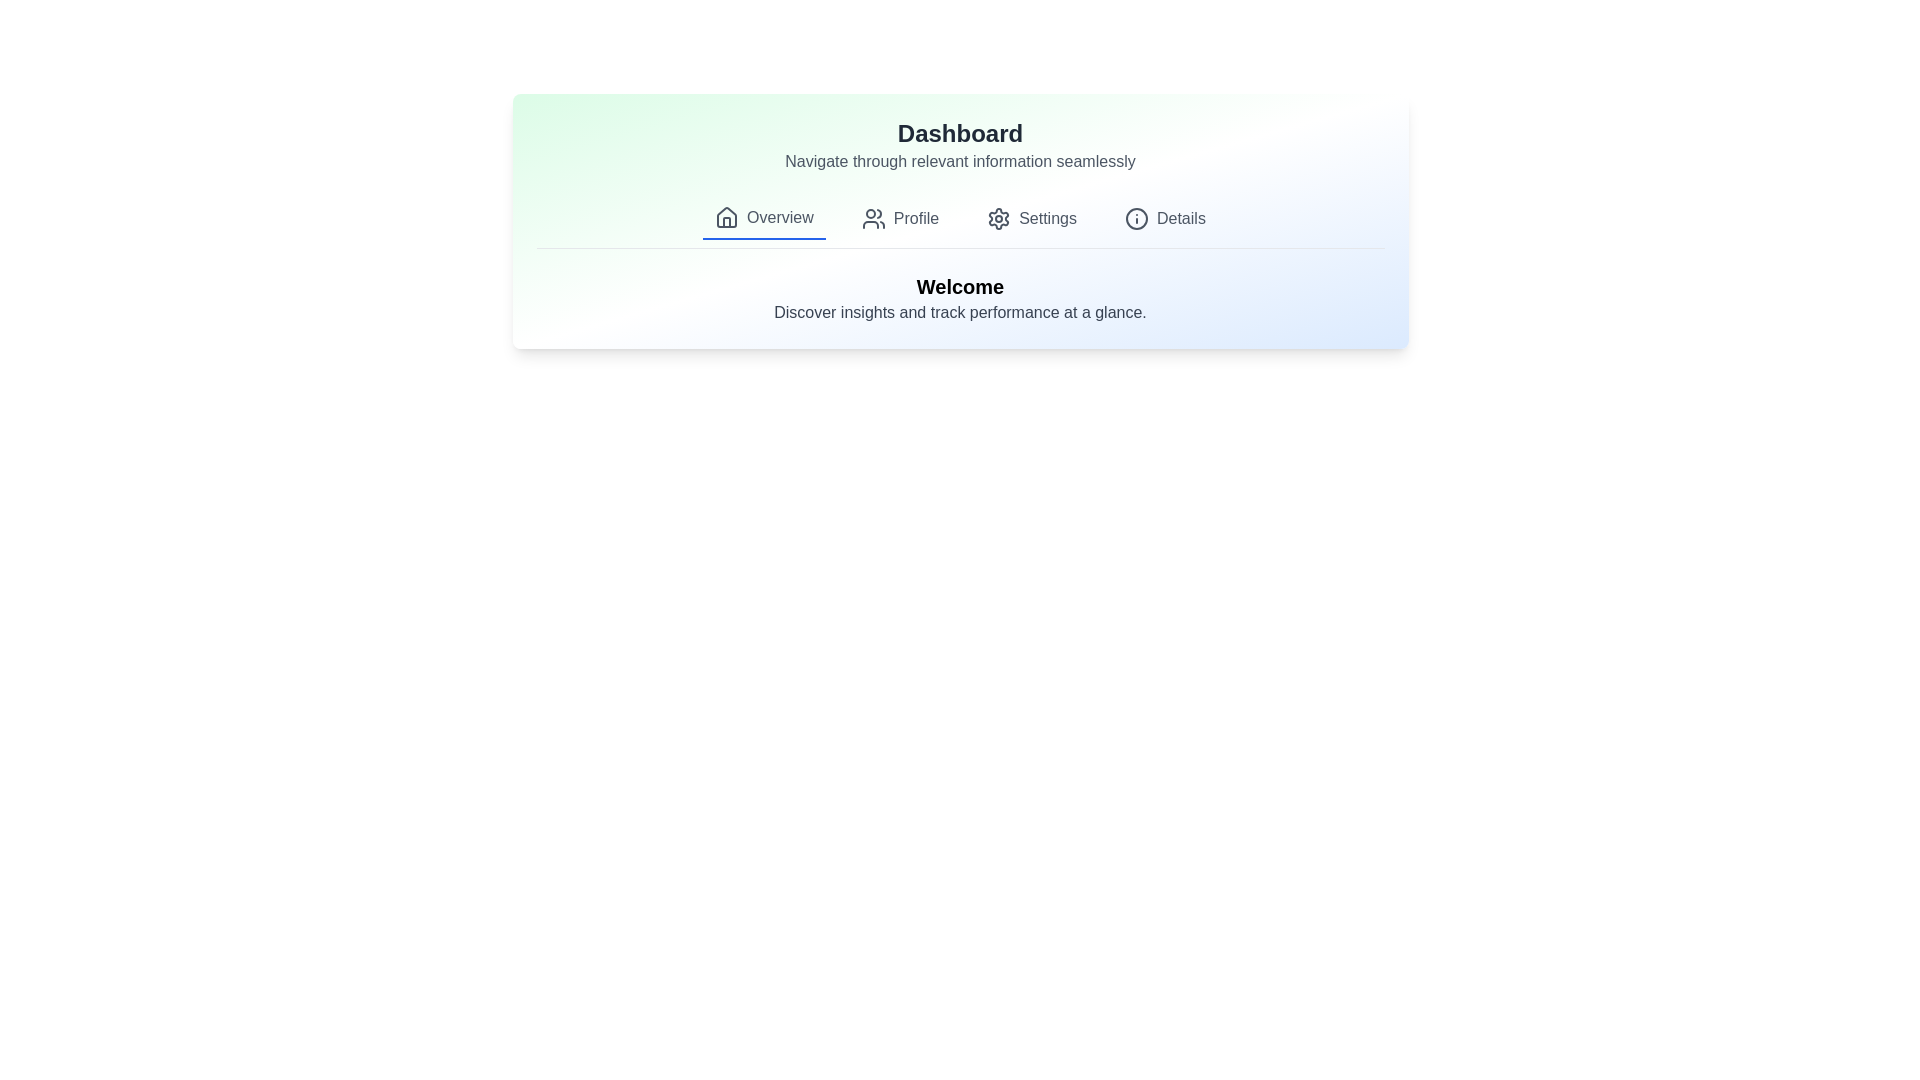 This screenshot has width=1920, height=1080. I want to click on the circular graphical component within the SVG, which is aligned with the 'Details' label on the right side of the interface, so click(1137, 219).